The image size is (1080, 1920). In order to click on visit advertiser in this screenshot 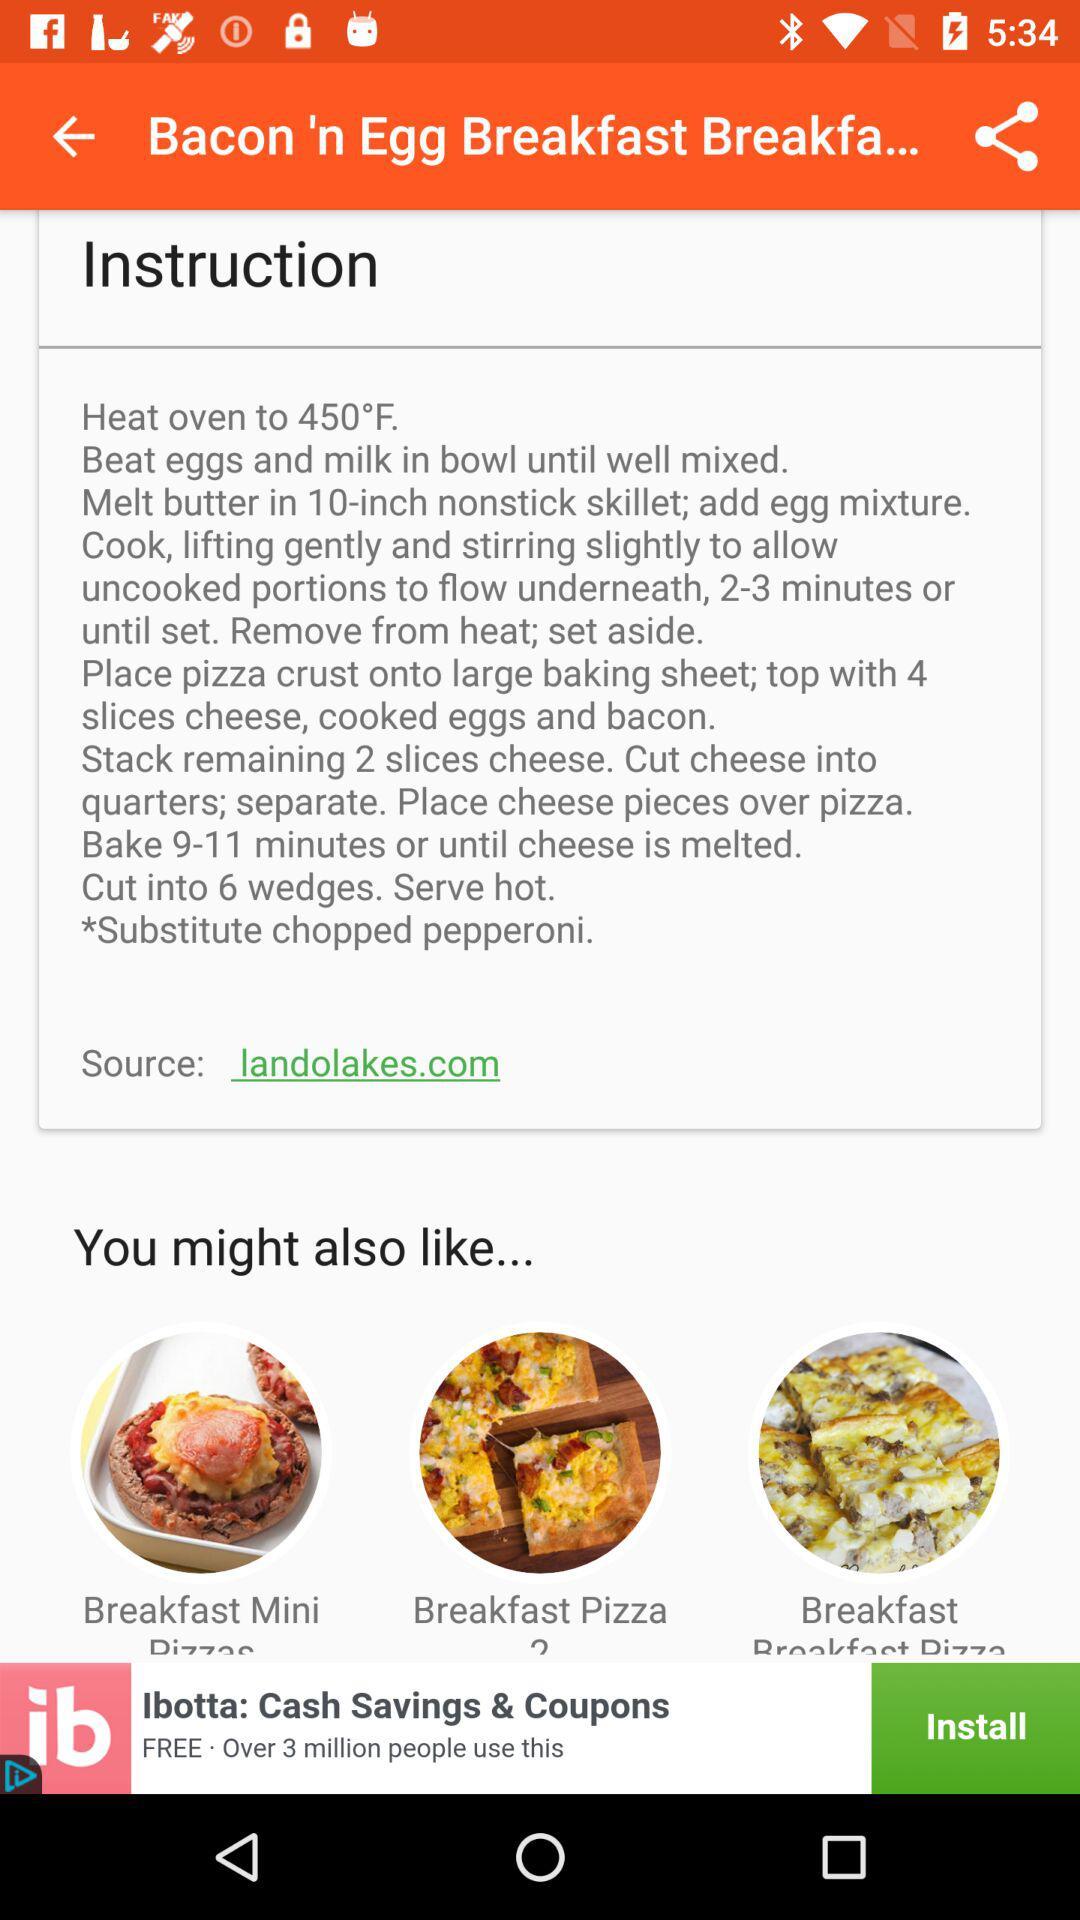, I will do `click(540, 1727)`.